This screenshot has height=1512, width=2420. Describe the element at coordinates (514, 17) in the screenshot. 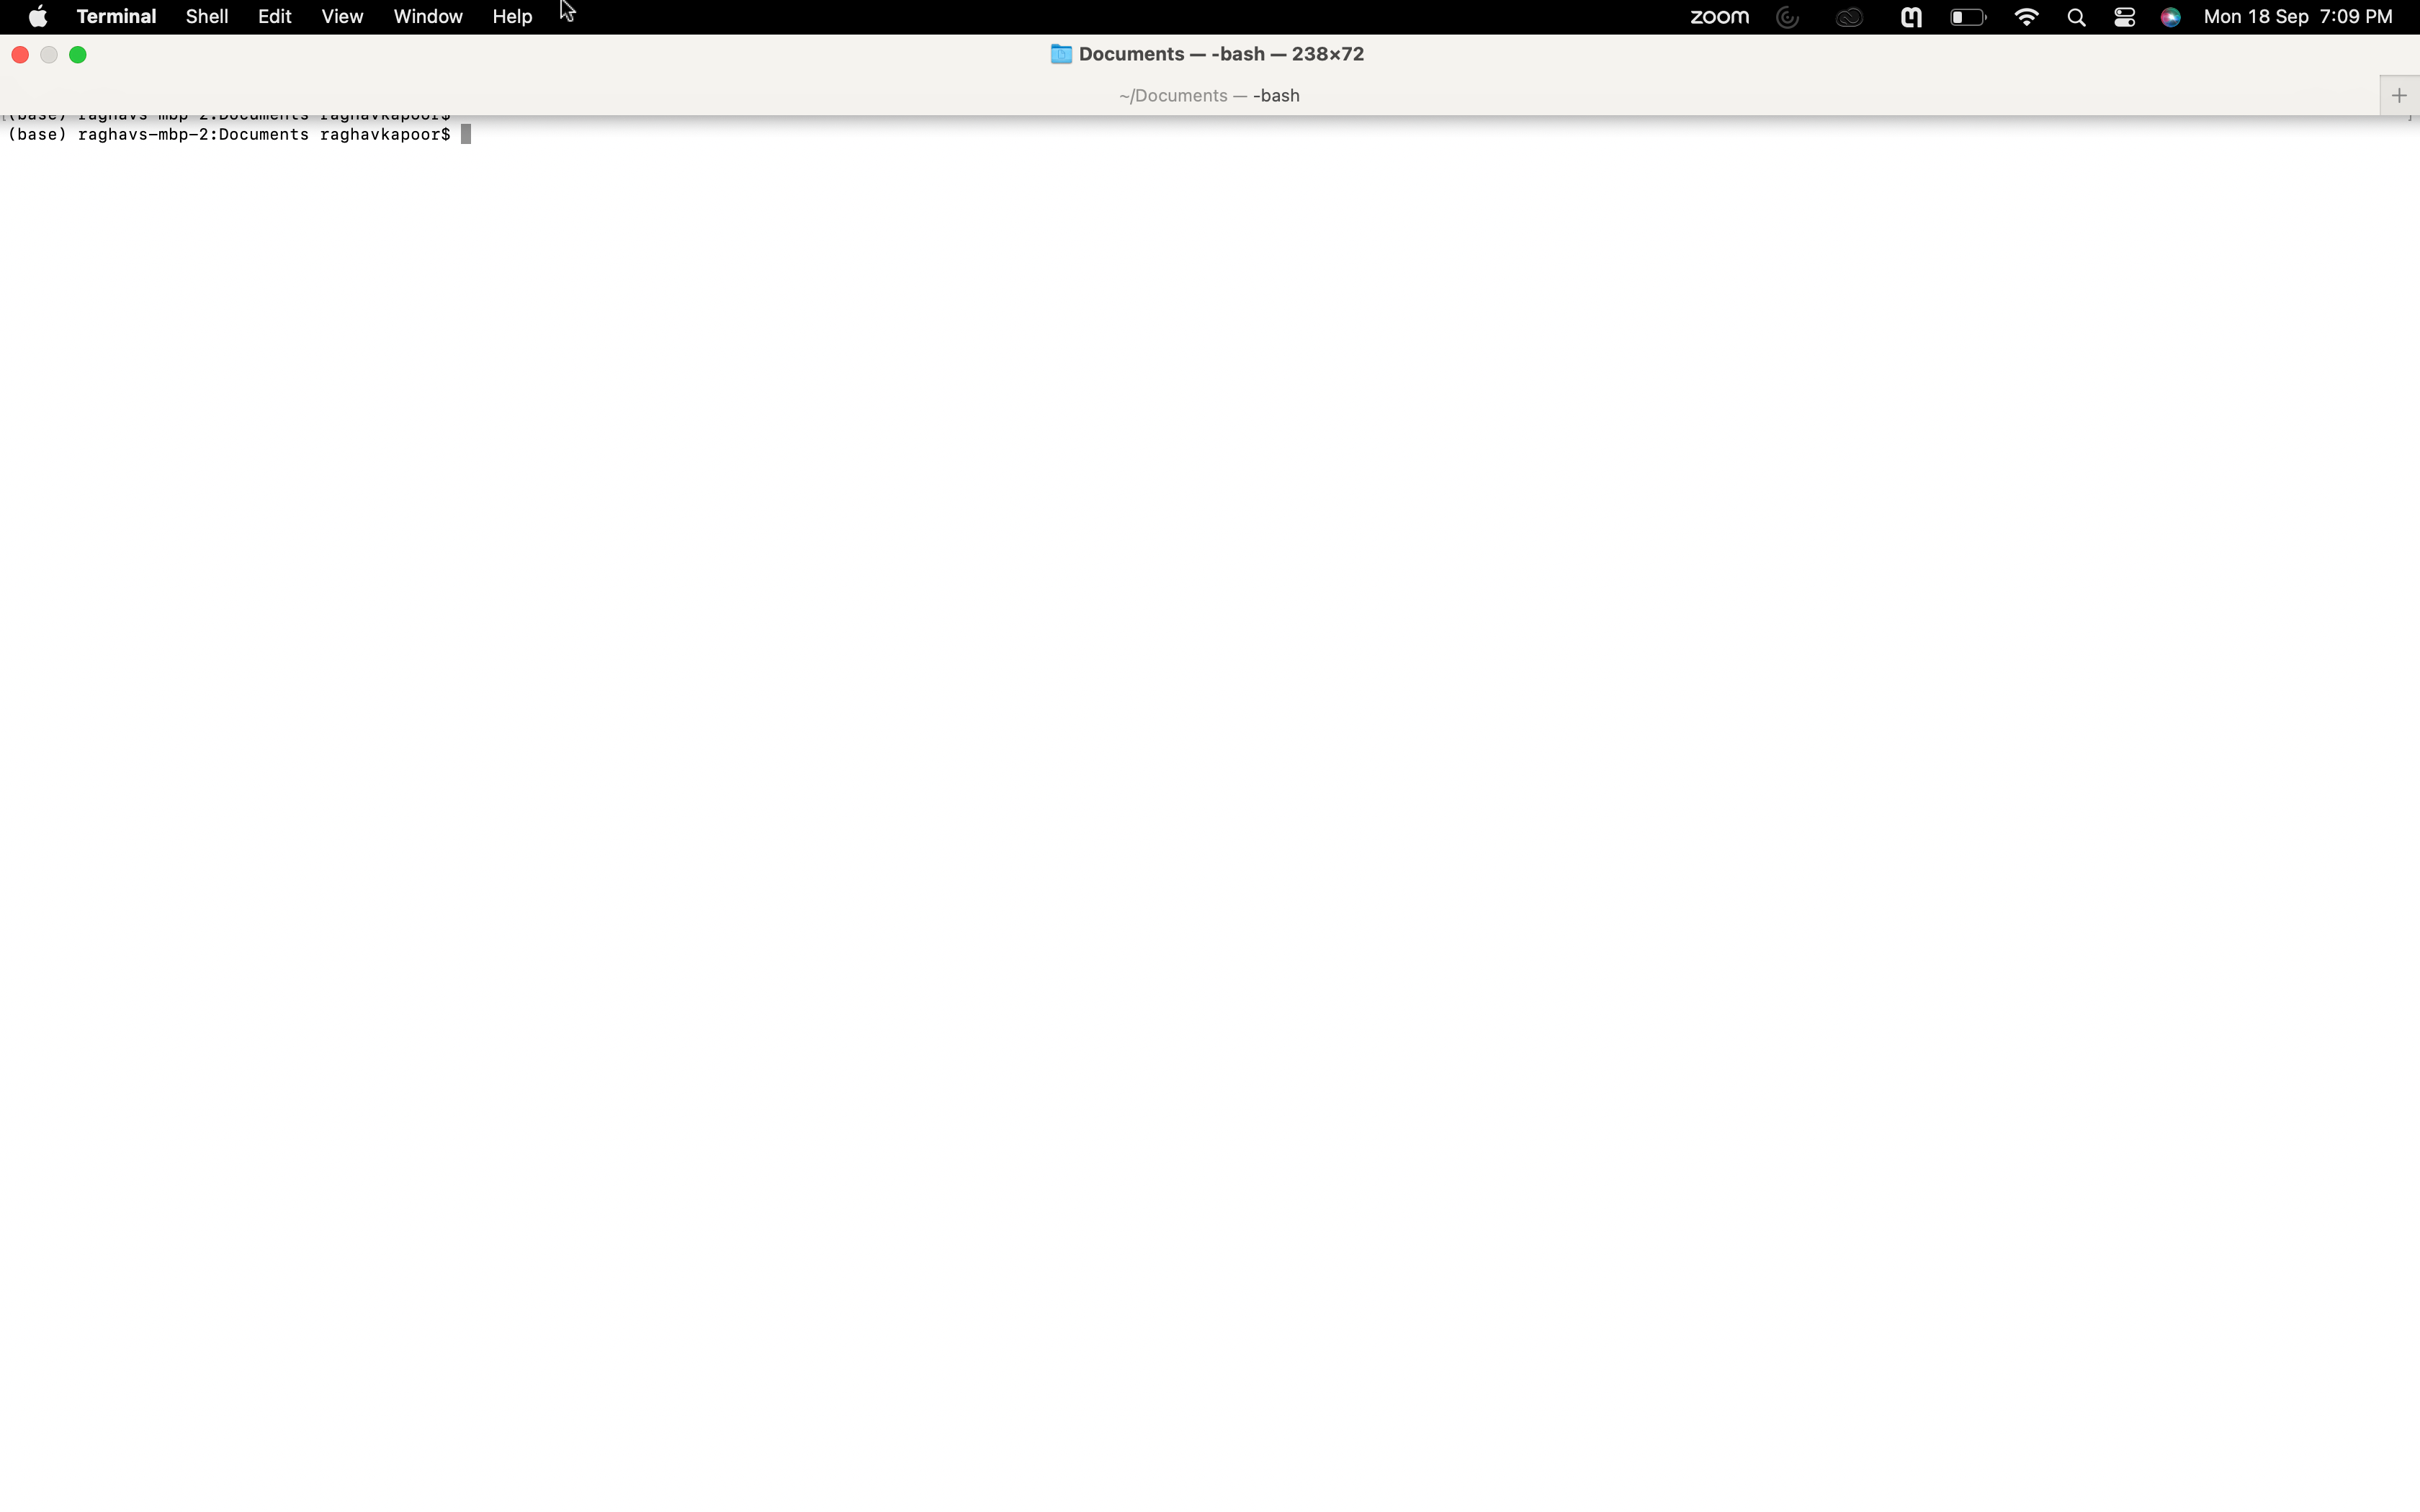

I see `Type settings under help options tab` at that location.